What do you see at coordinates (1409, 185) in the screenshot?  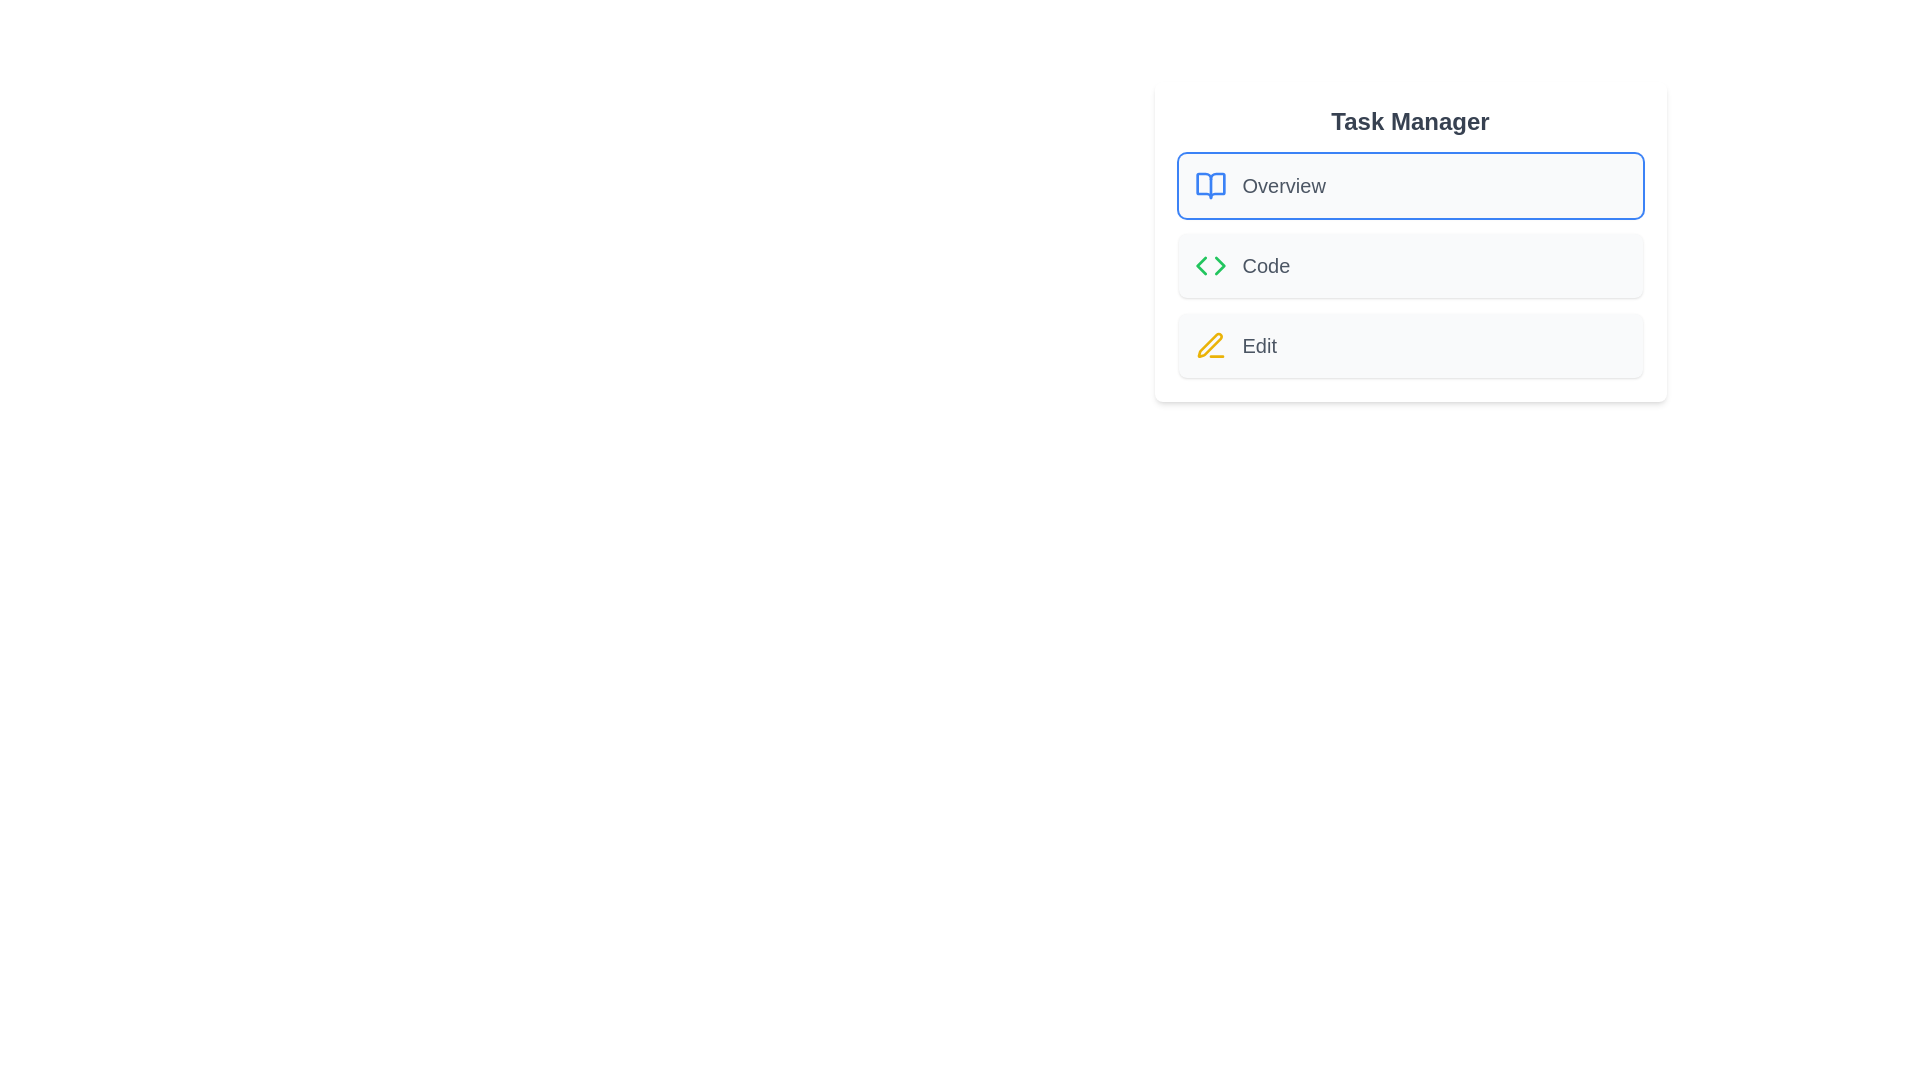 I see `the 'Overview' button located at the top of the vertically stacked group of three buttons in the 'Task Manager' section` at bounding box center [1409, 185].